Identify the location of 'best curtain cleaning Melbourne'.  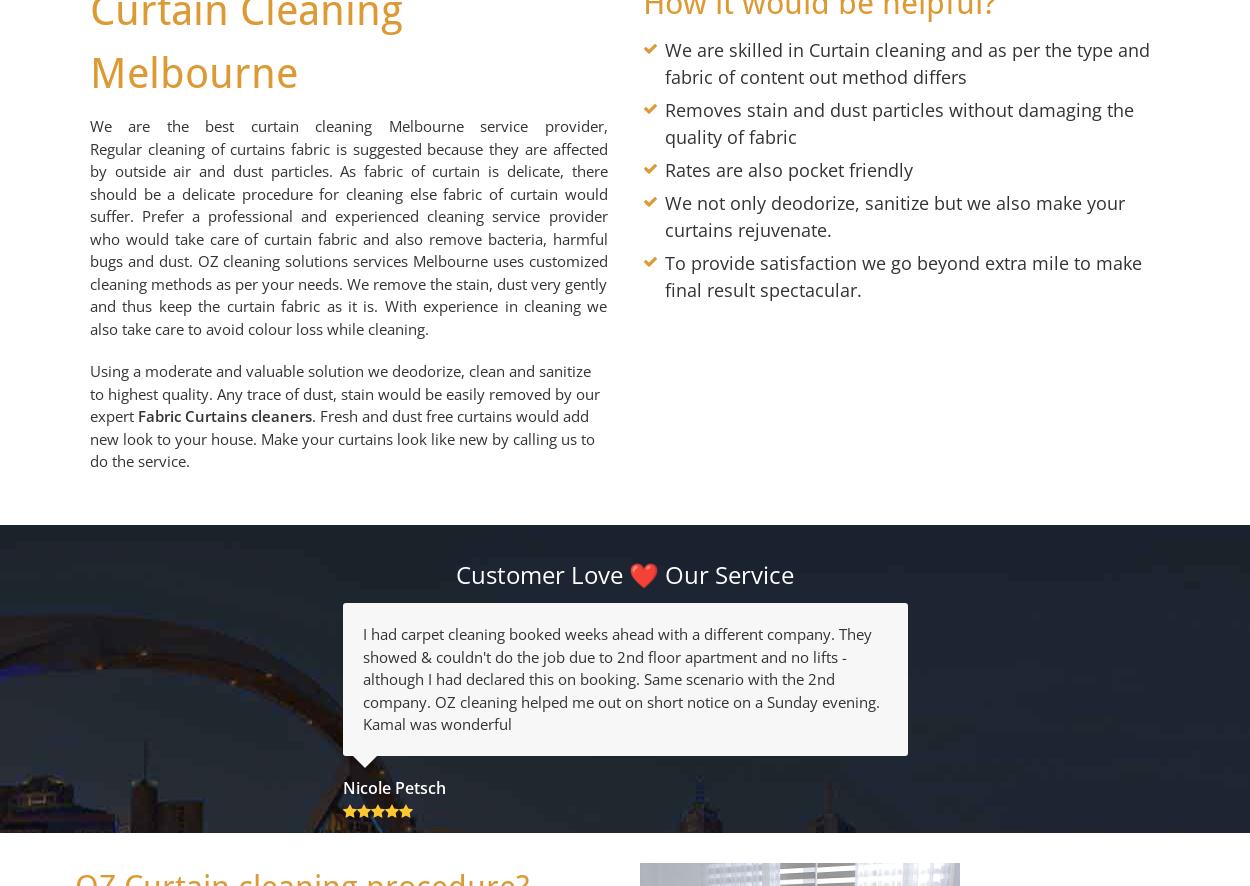
(333, 125).